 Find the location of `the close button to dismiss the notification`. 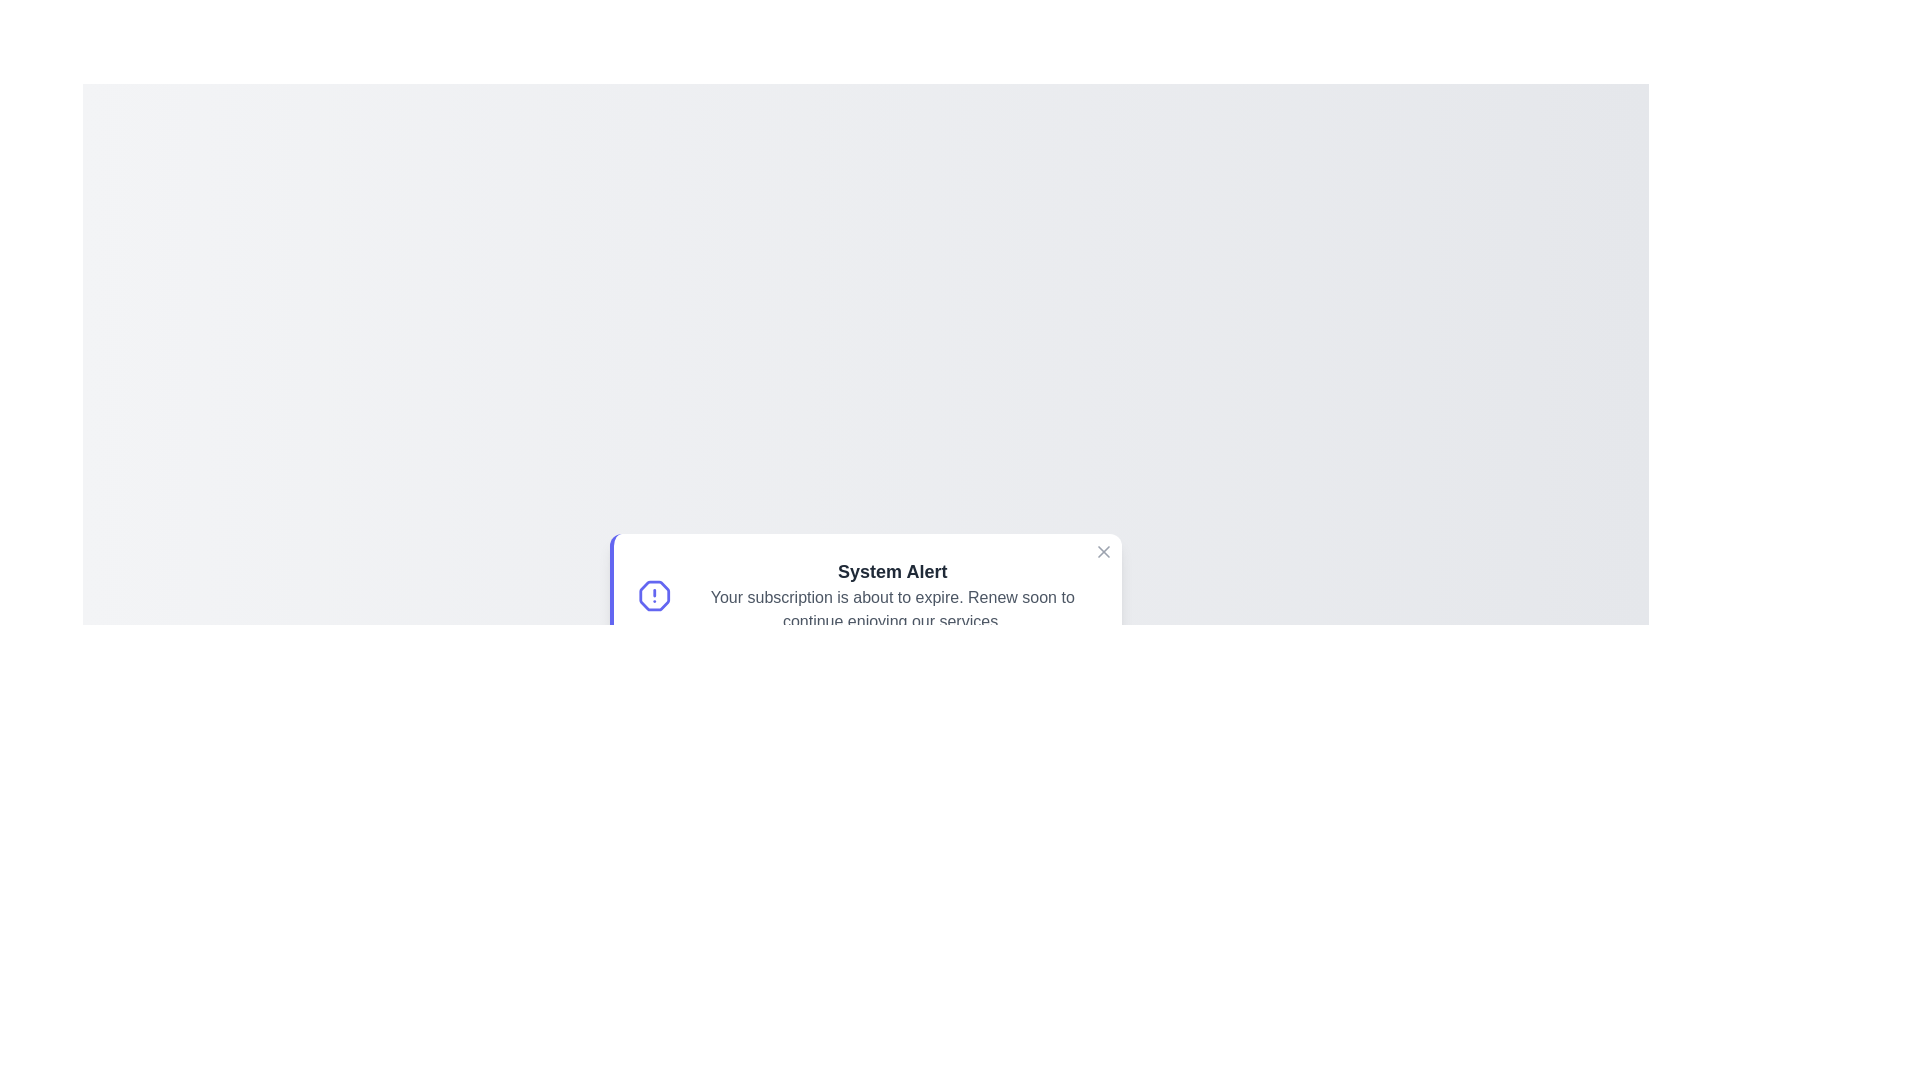

the close button to dismiss the notification is located at coordinates (1103, 551).